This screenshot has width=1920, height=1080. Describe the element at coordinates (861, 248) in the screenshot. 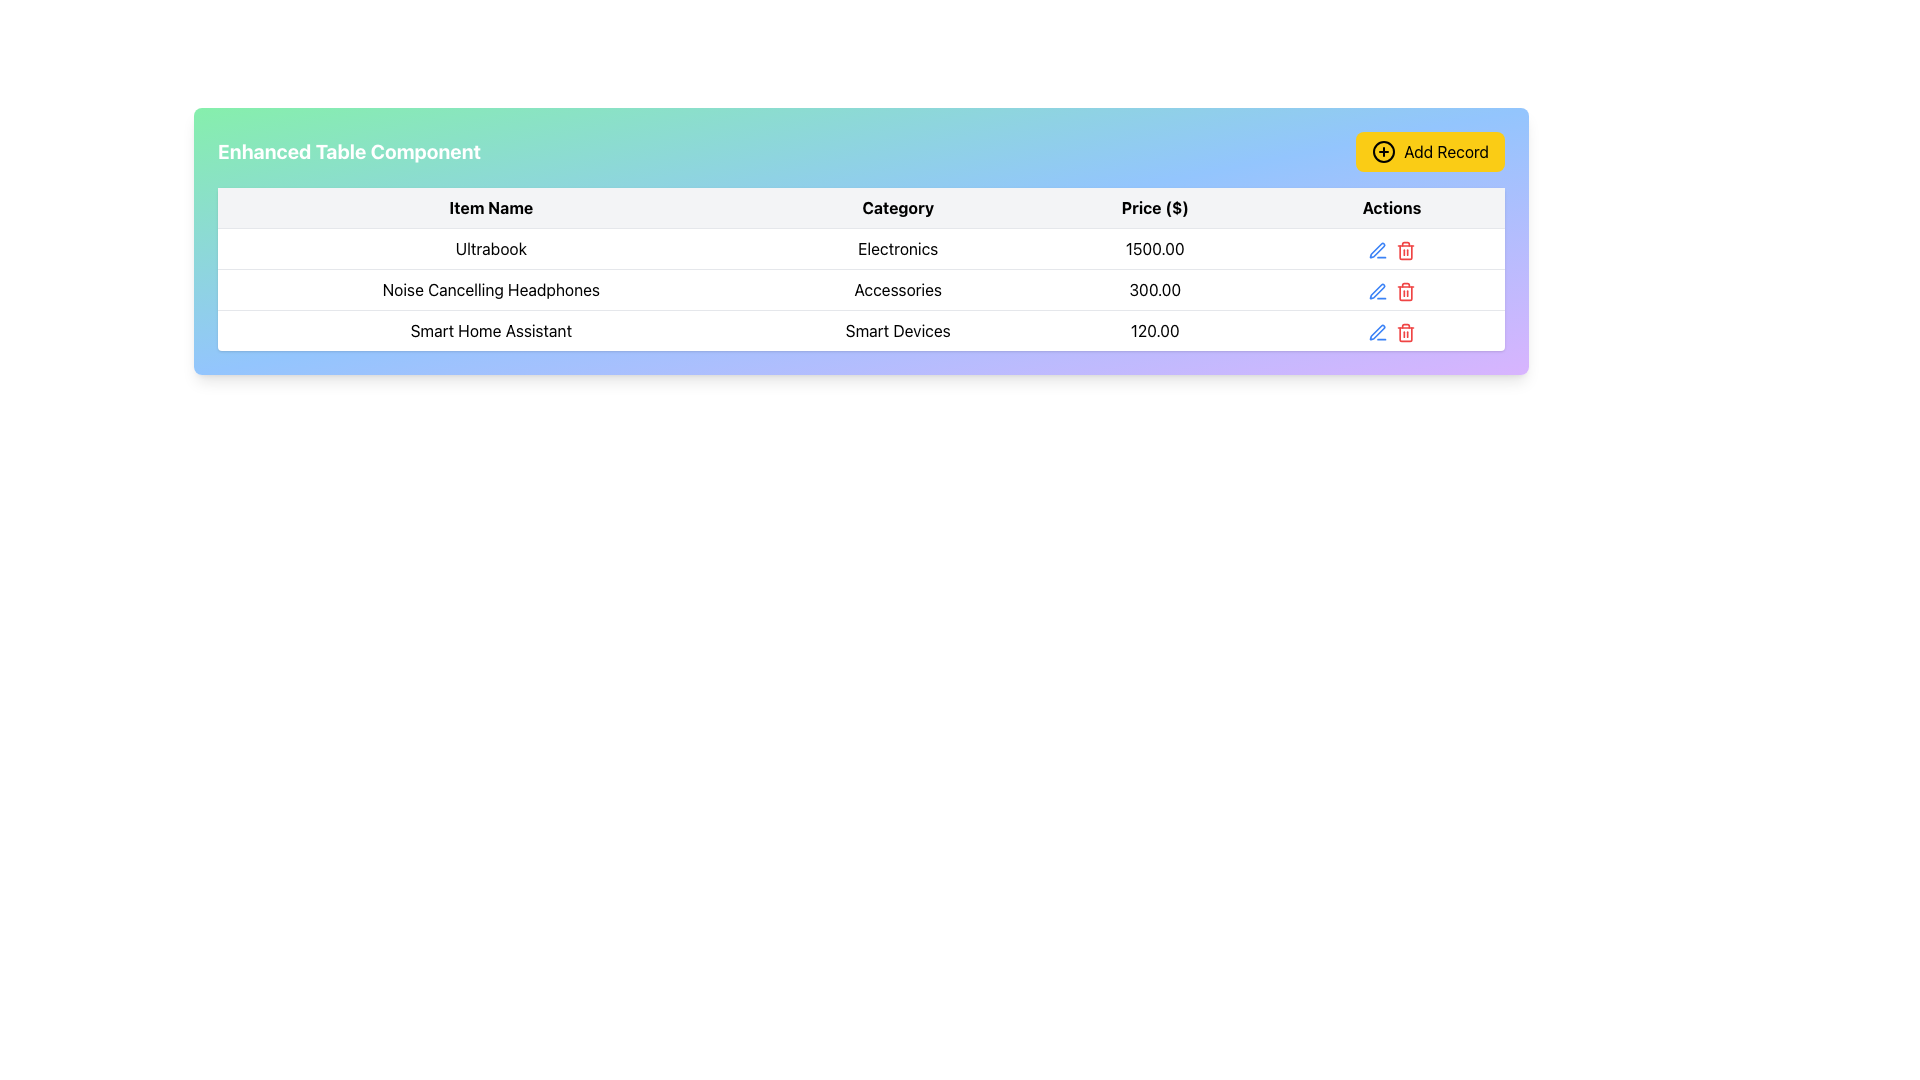

I see `the text 'Electronics' displayed in a plain black font, located under the 'Category' column for the 'Ultrabook' item in the table` at that location.